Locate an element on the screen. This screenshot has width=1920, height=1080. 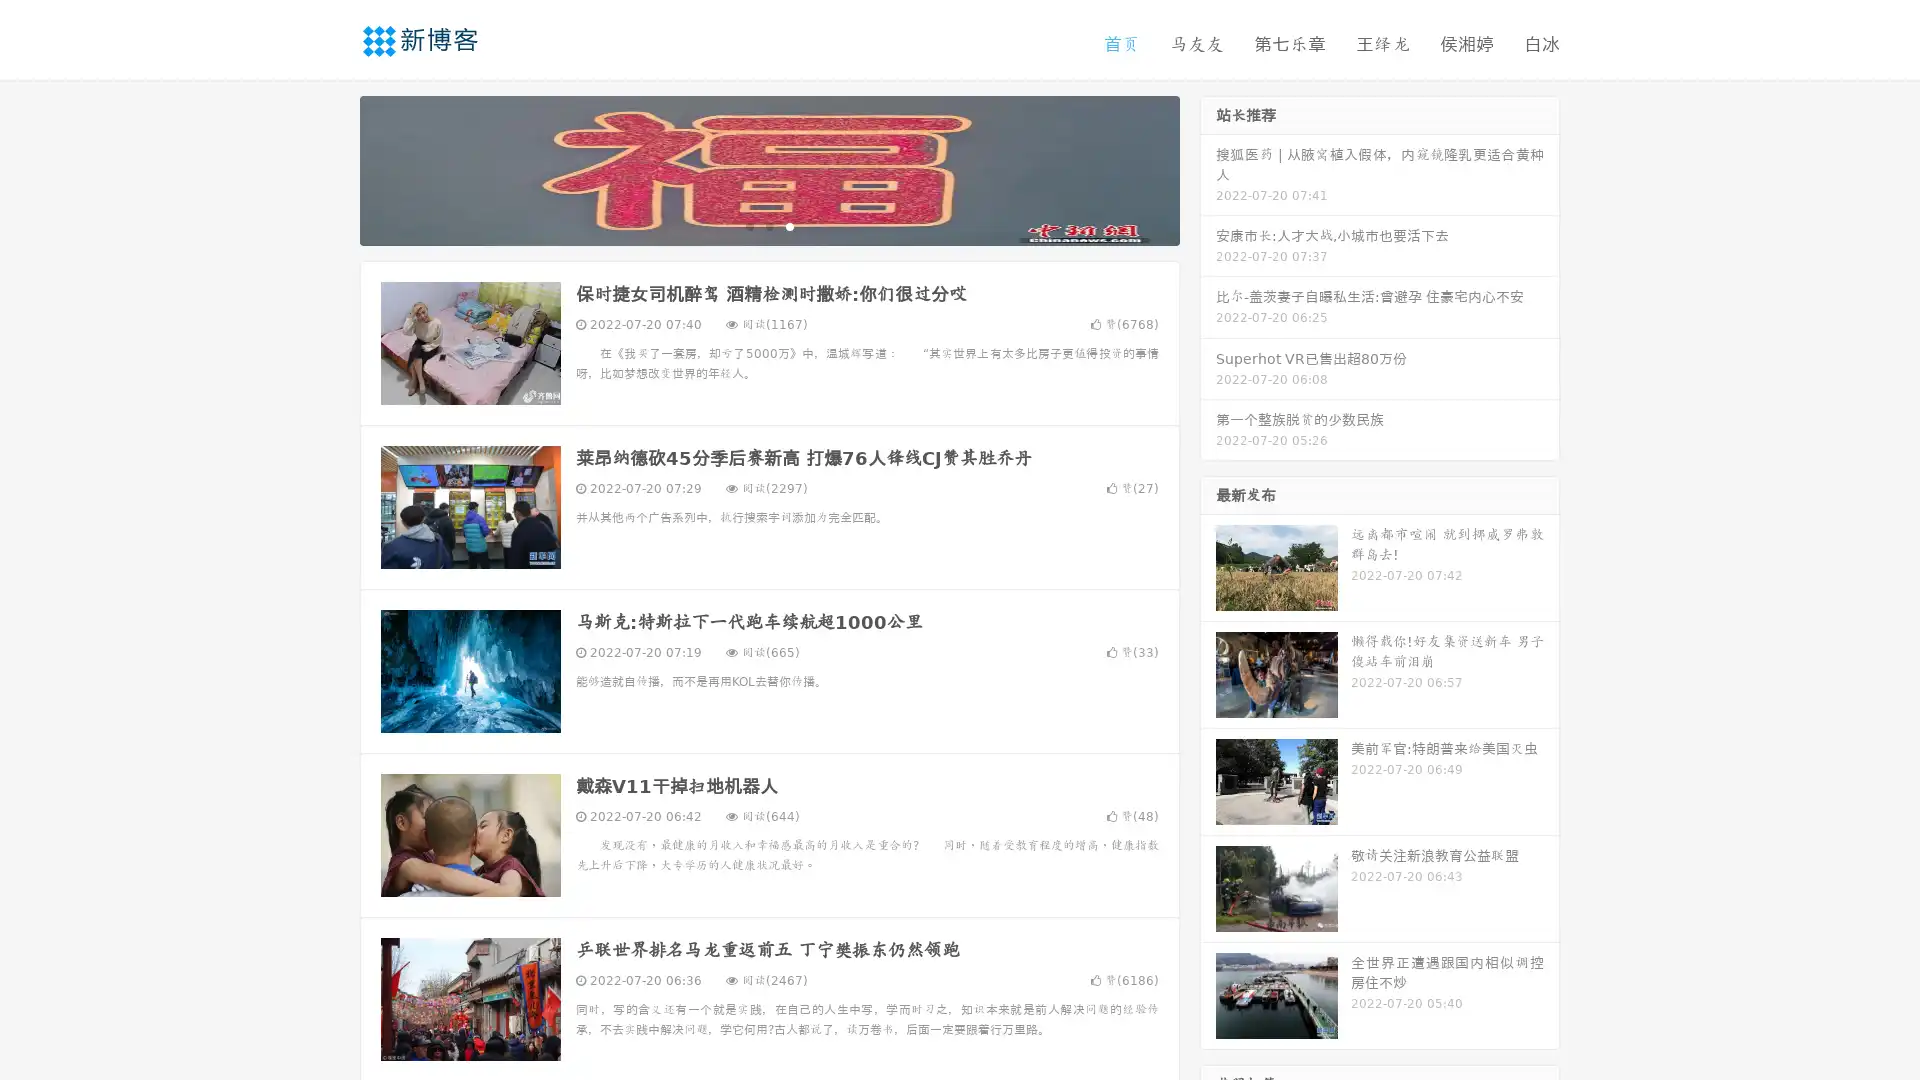
Next slide is located at coordinates (1208, 168).